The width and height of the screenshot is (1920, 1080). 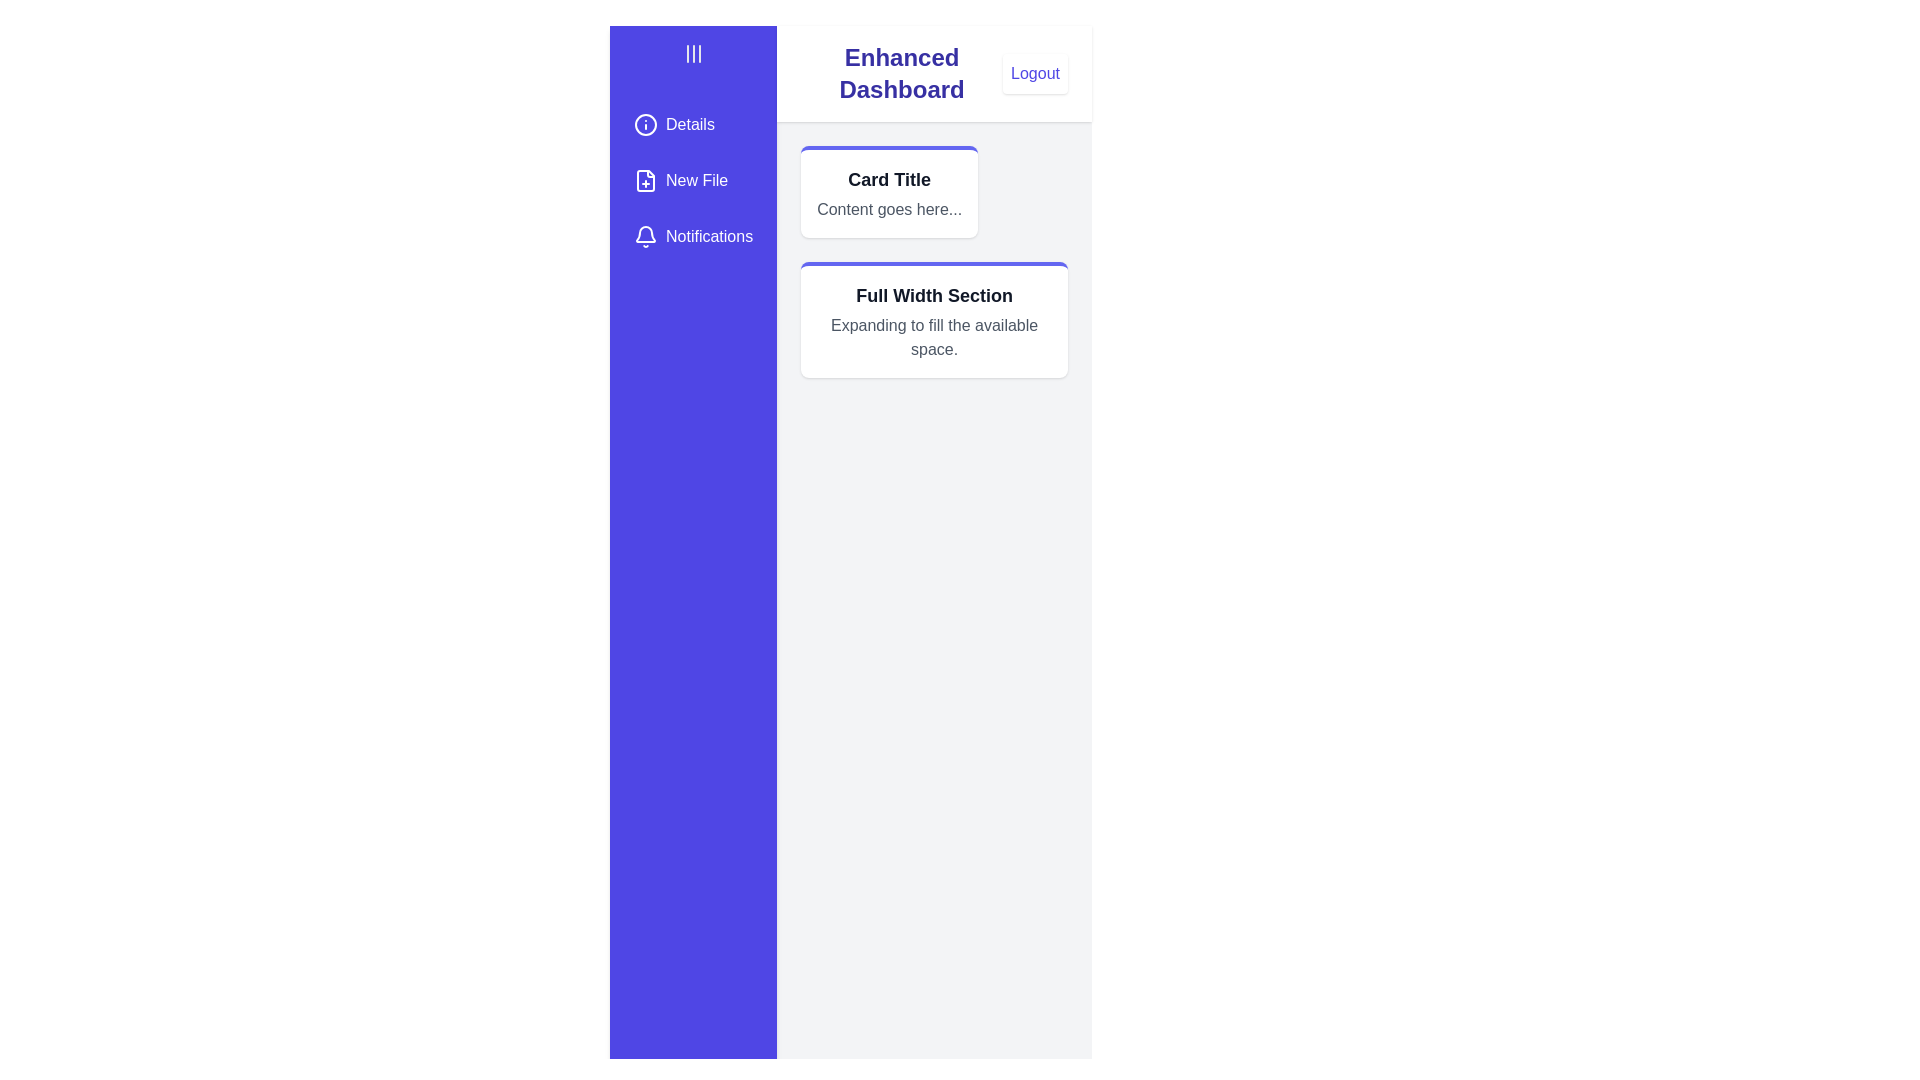 I want to click on the 'Logout' button located in the top-right corner of the white header bar to log out of the current session, so click(x=1035, y=72).